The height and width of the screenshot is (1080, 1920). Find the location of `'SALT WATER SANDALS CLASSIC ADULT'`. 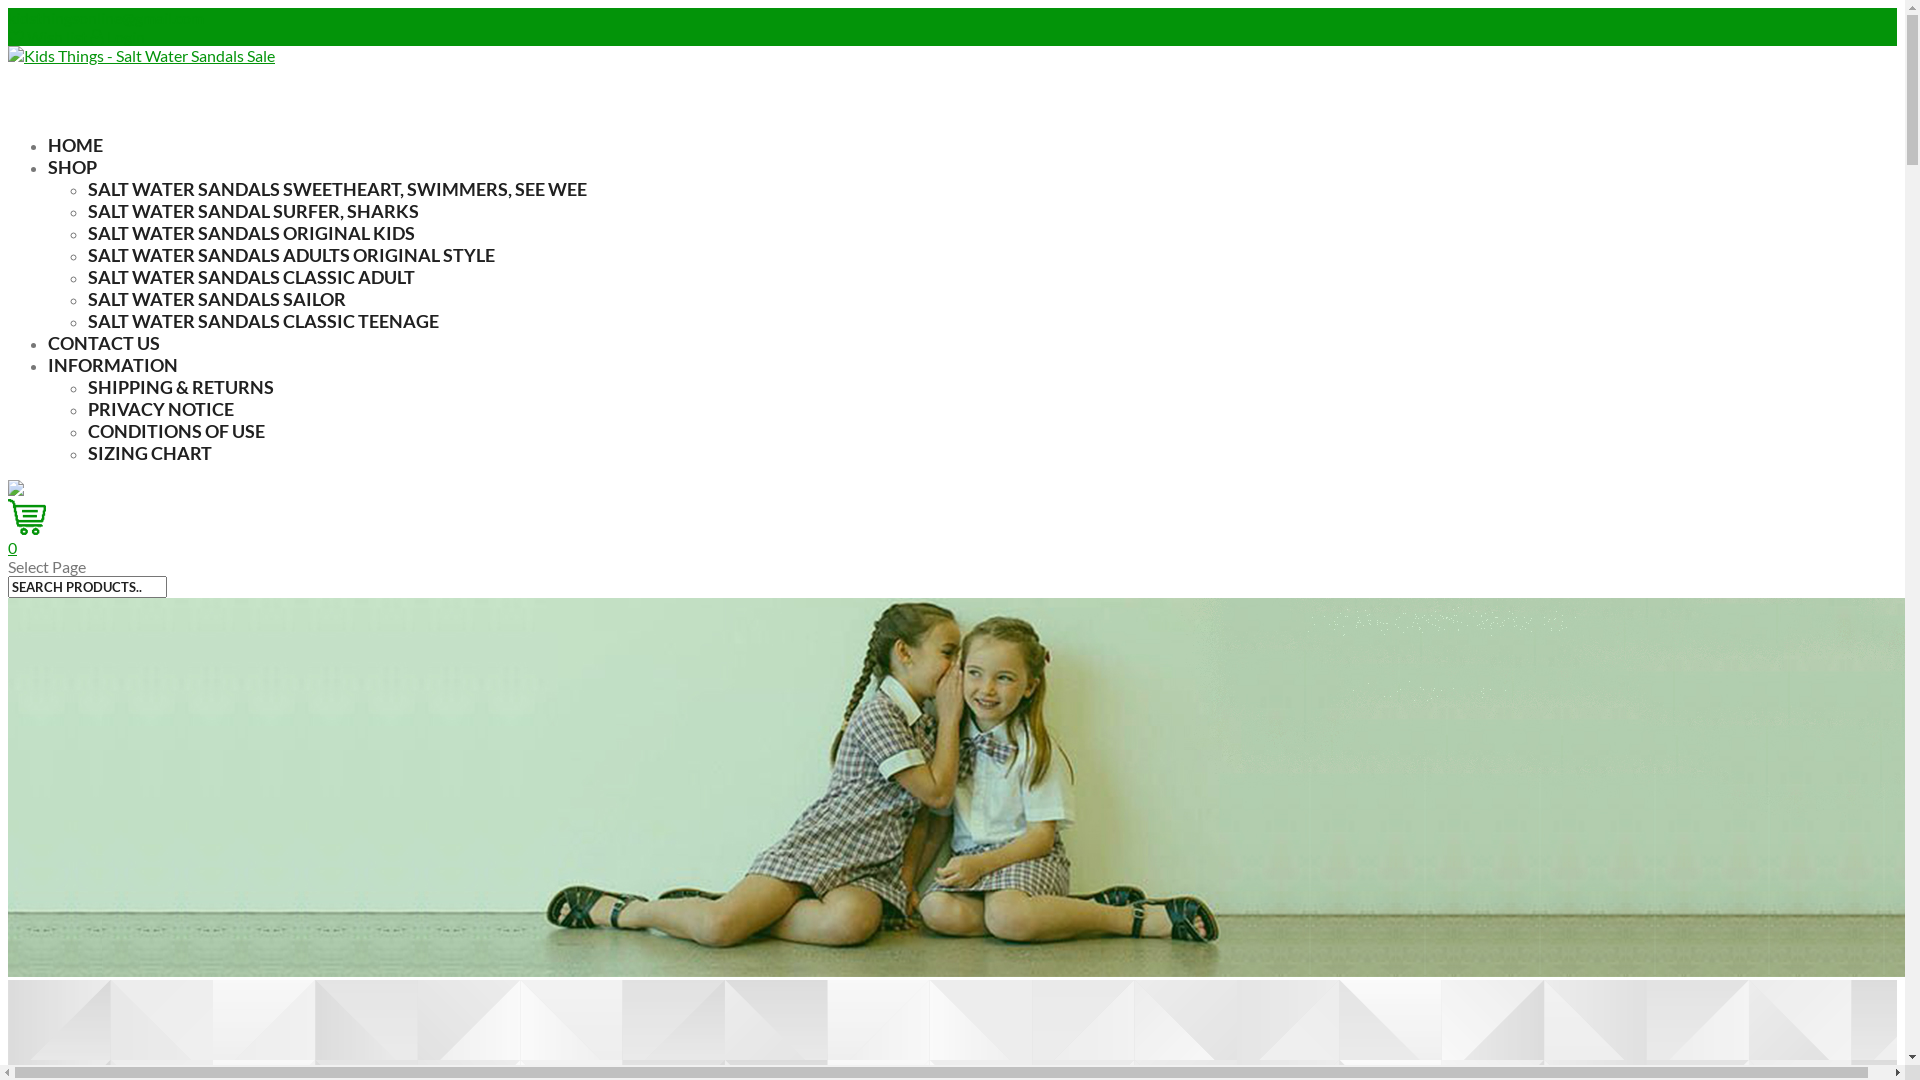

'SALT WATER SANDALS CLASSIC ADULT' is located at coordinates (250, 277).